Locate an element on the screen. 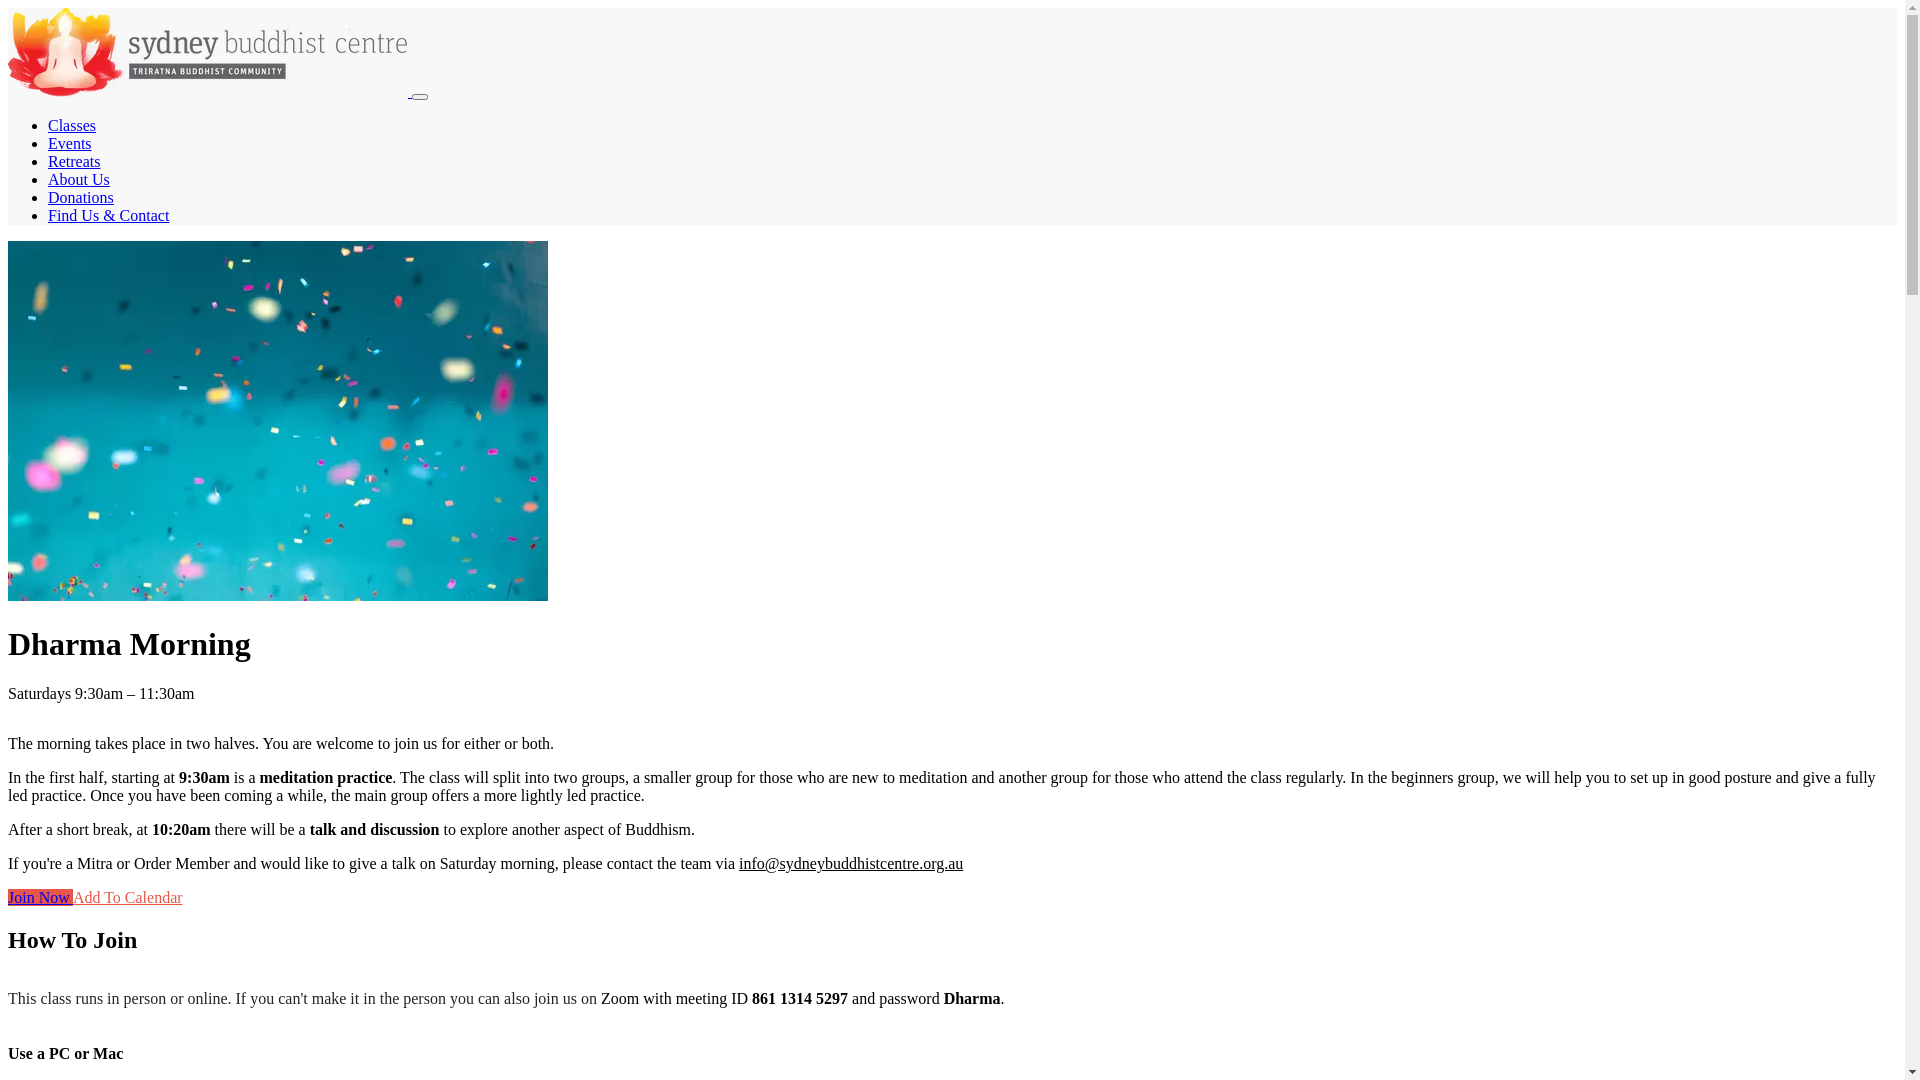 Image resolution: width=1920 pixels, height=1080 pixels. 'info@sydneybuddhistcentre.org.au' is located at coordinates (850, 862).